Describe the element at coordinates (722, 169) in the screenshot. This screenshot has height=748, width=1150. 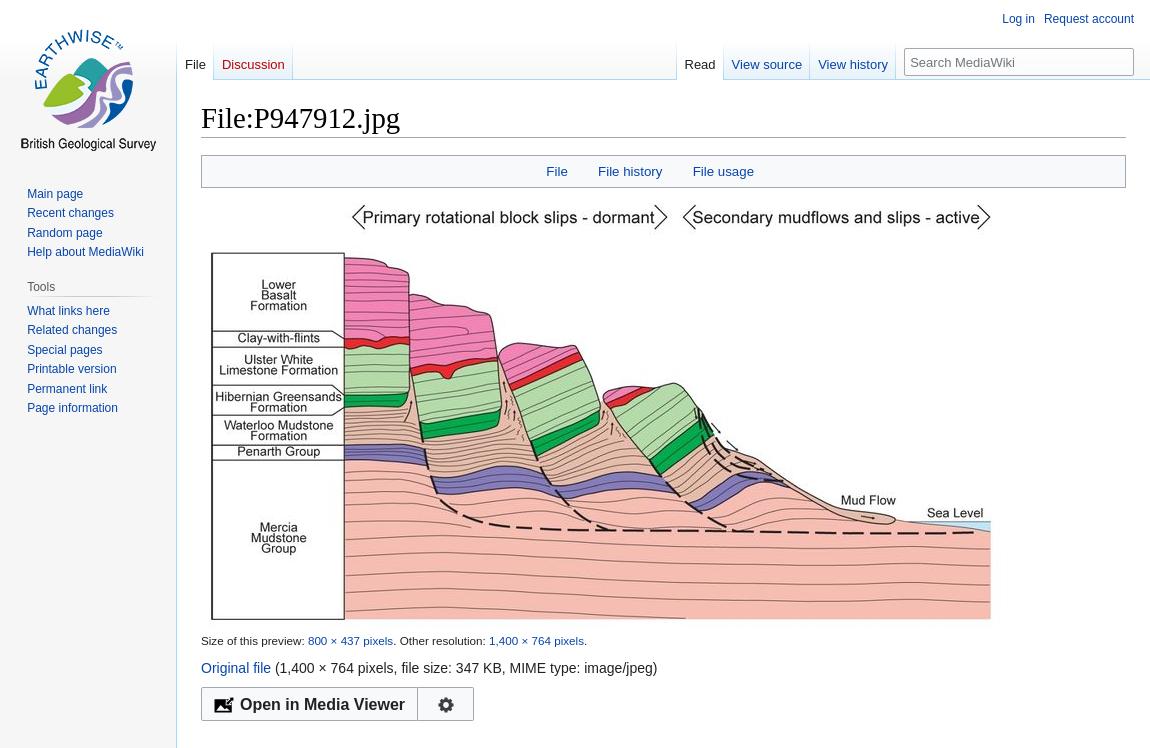
I see `'File usage'` at that location.